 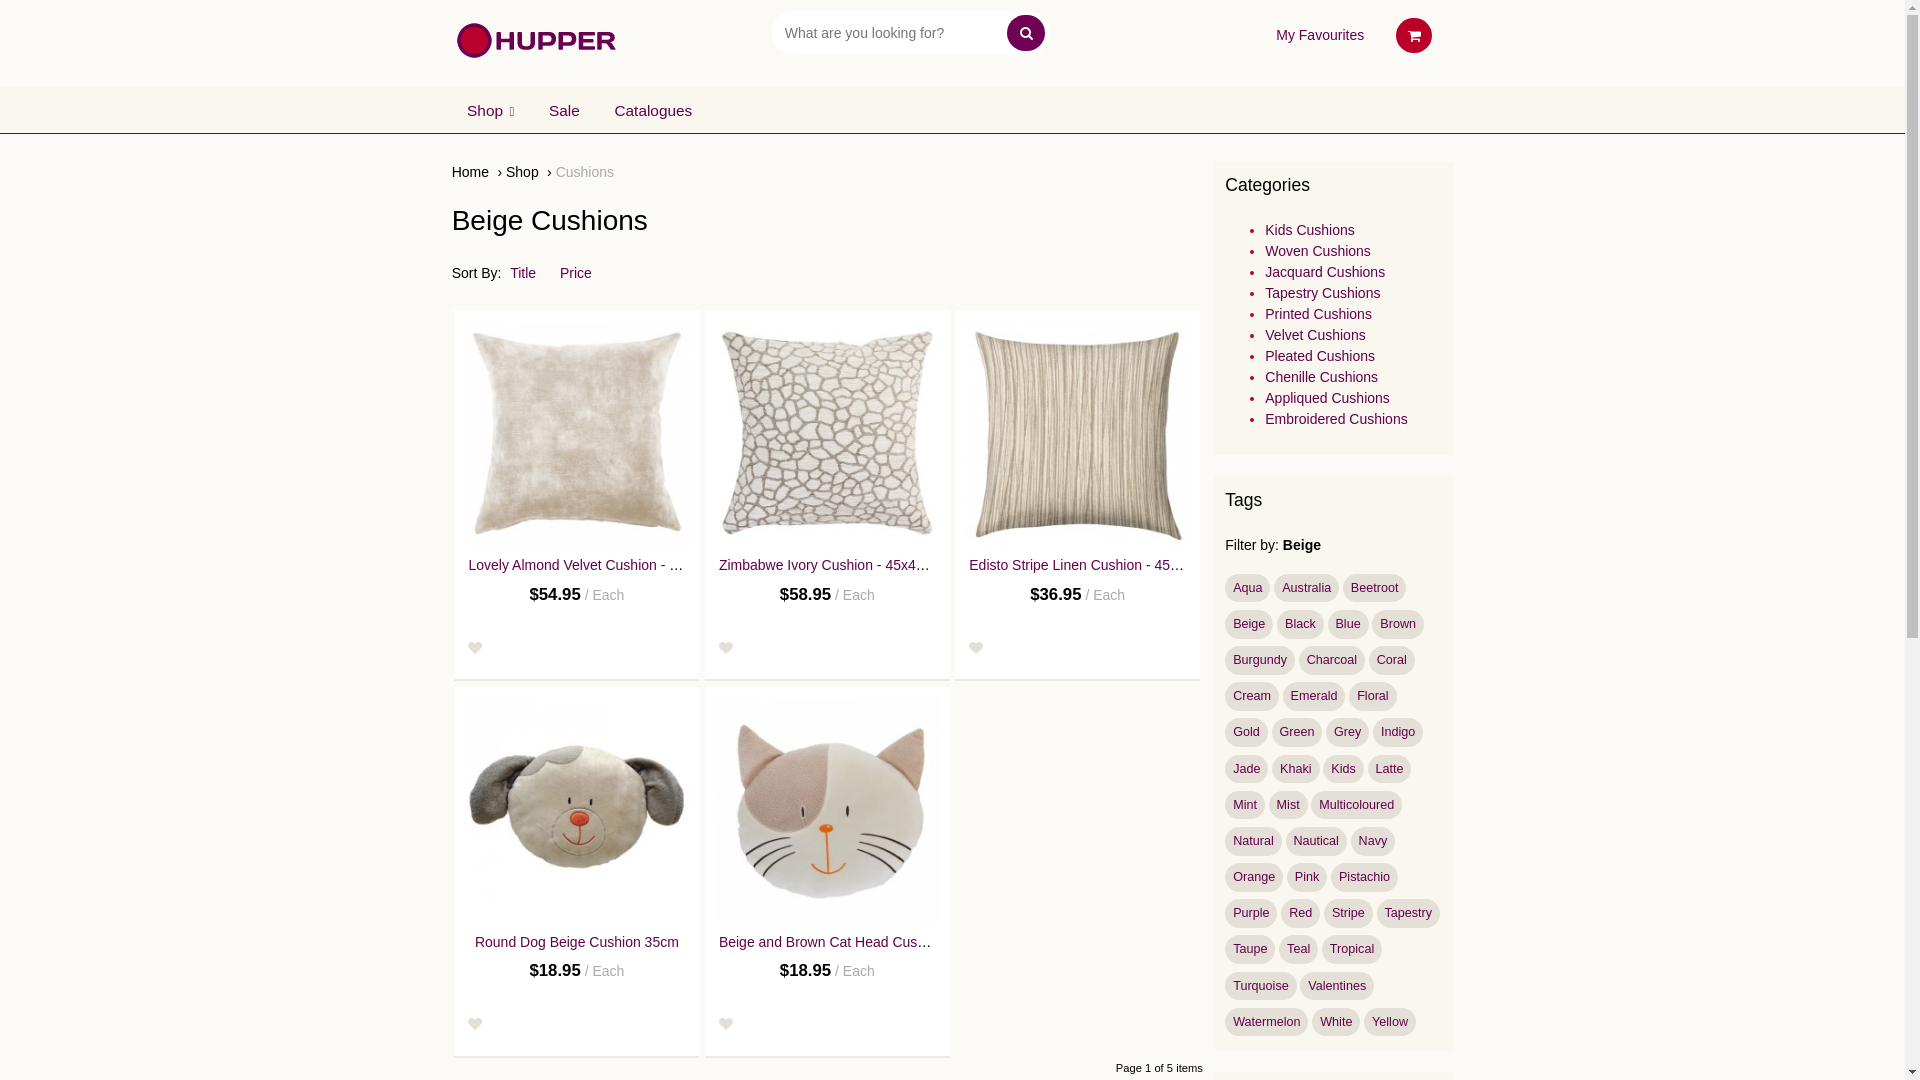 I want to click on 'Red', so click(x=1300, y=913).